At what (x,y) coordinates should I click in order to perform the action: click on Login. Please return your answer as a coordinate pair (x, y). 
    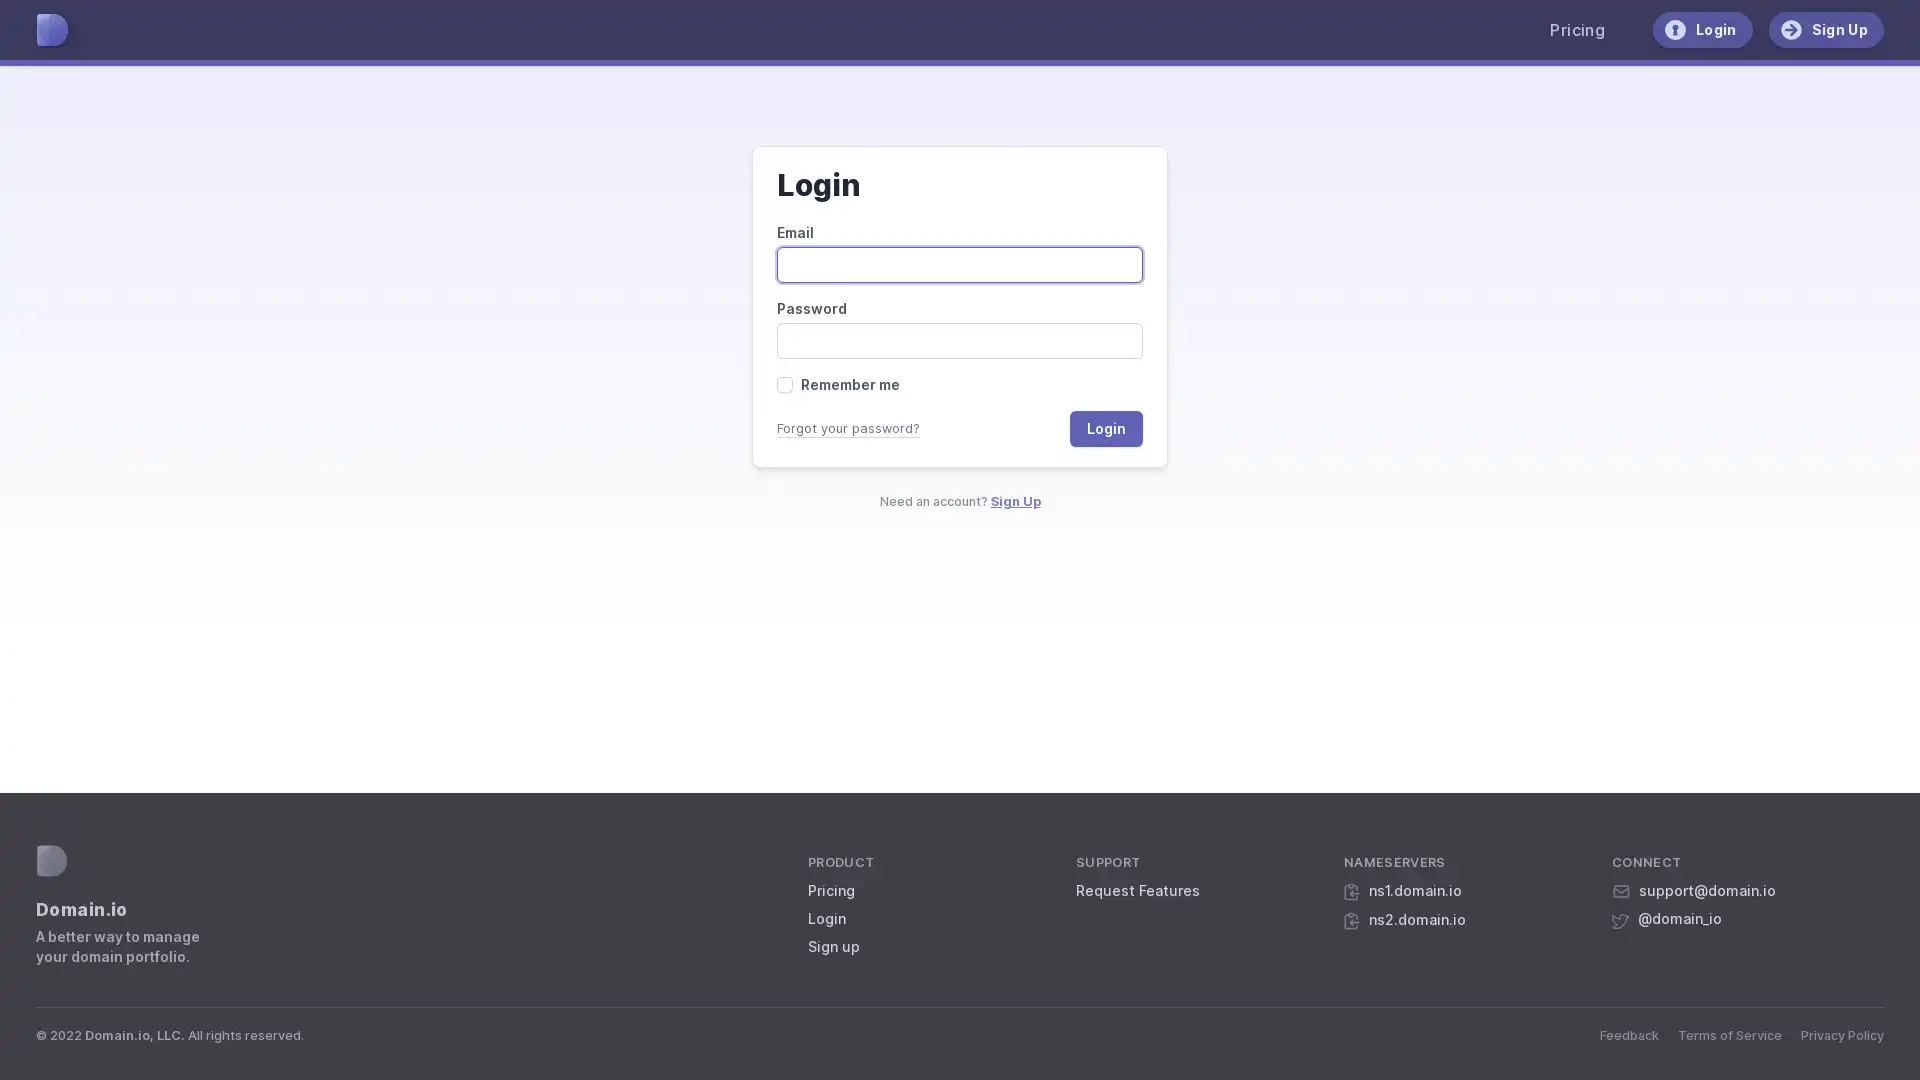
    Looking at the image, I should click on (1105, 427).